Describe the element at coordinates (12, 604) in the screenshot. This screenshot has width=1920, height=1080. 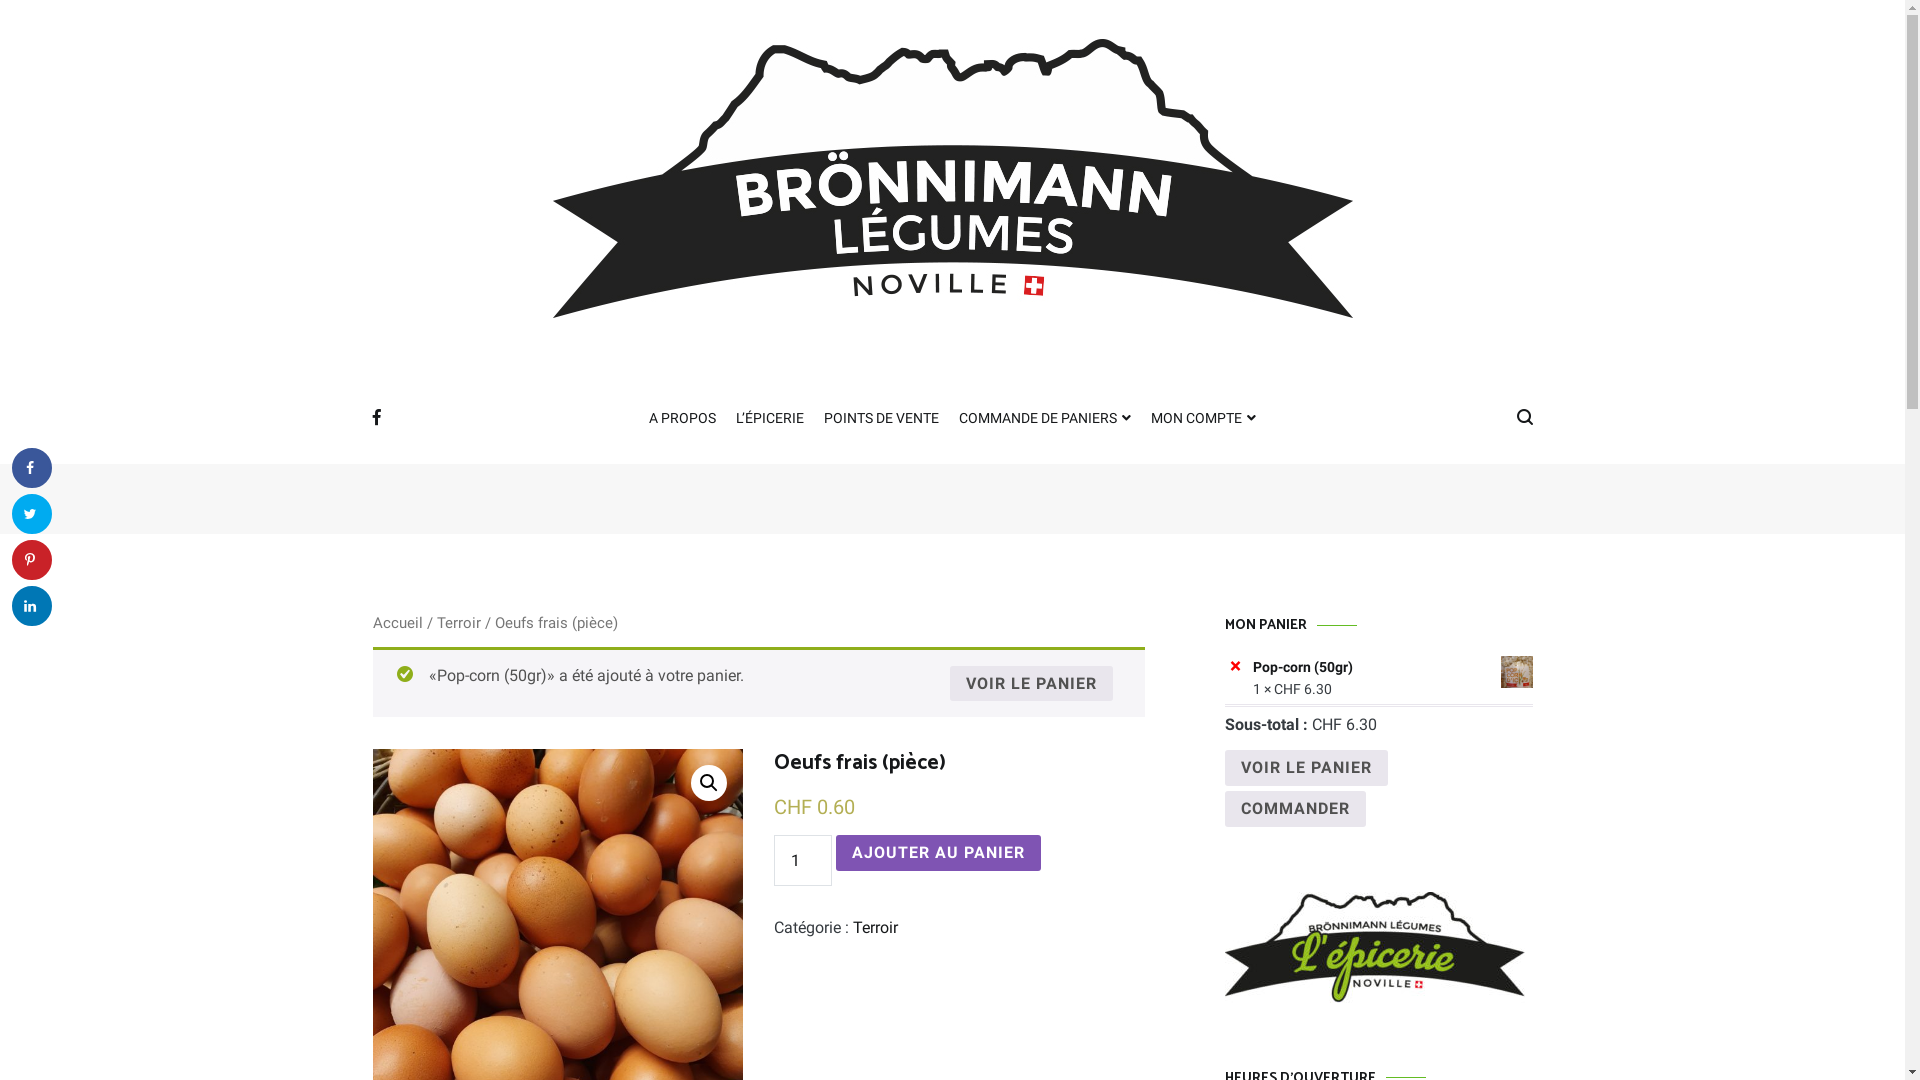
I see `'Share on LinkedIn'` at that location.